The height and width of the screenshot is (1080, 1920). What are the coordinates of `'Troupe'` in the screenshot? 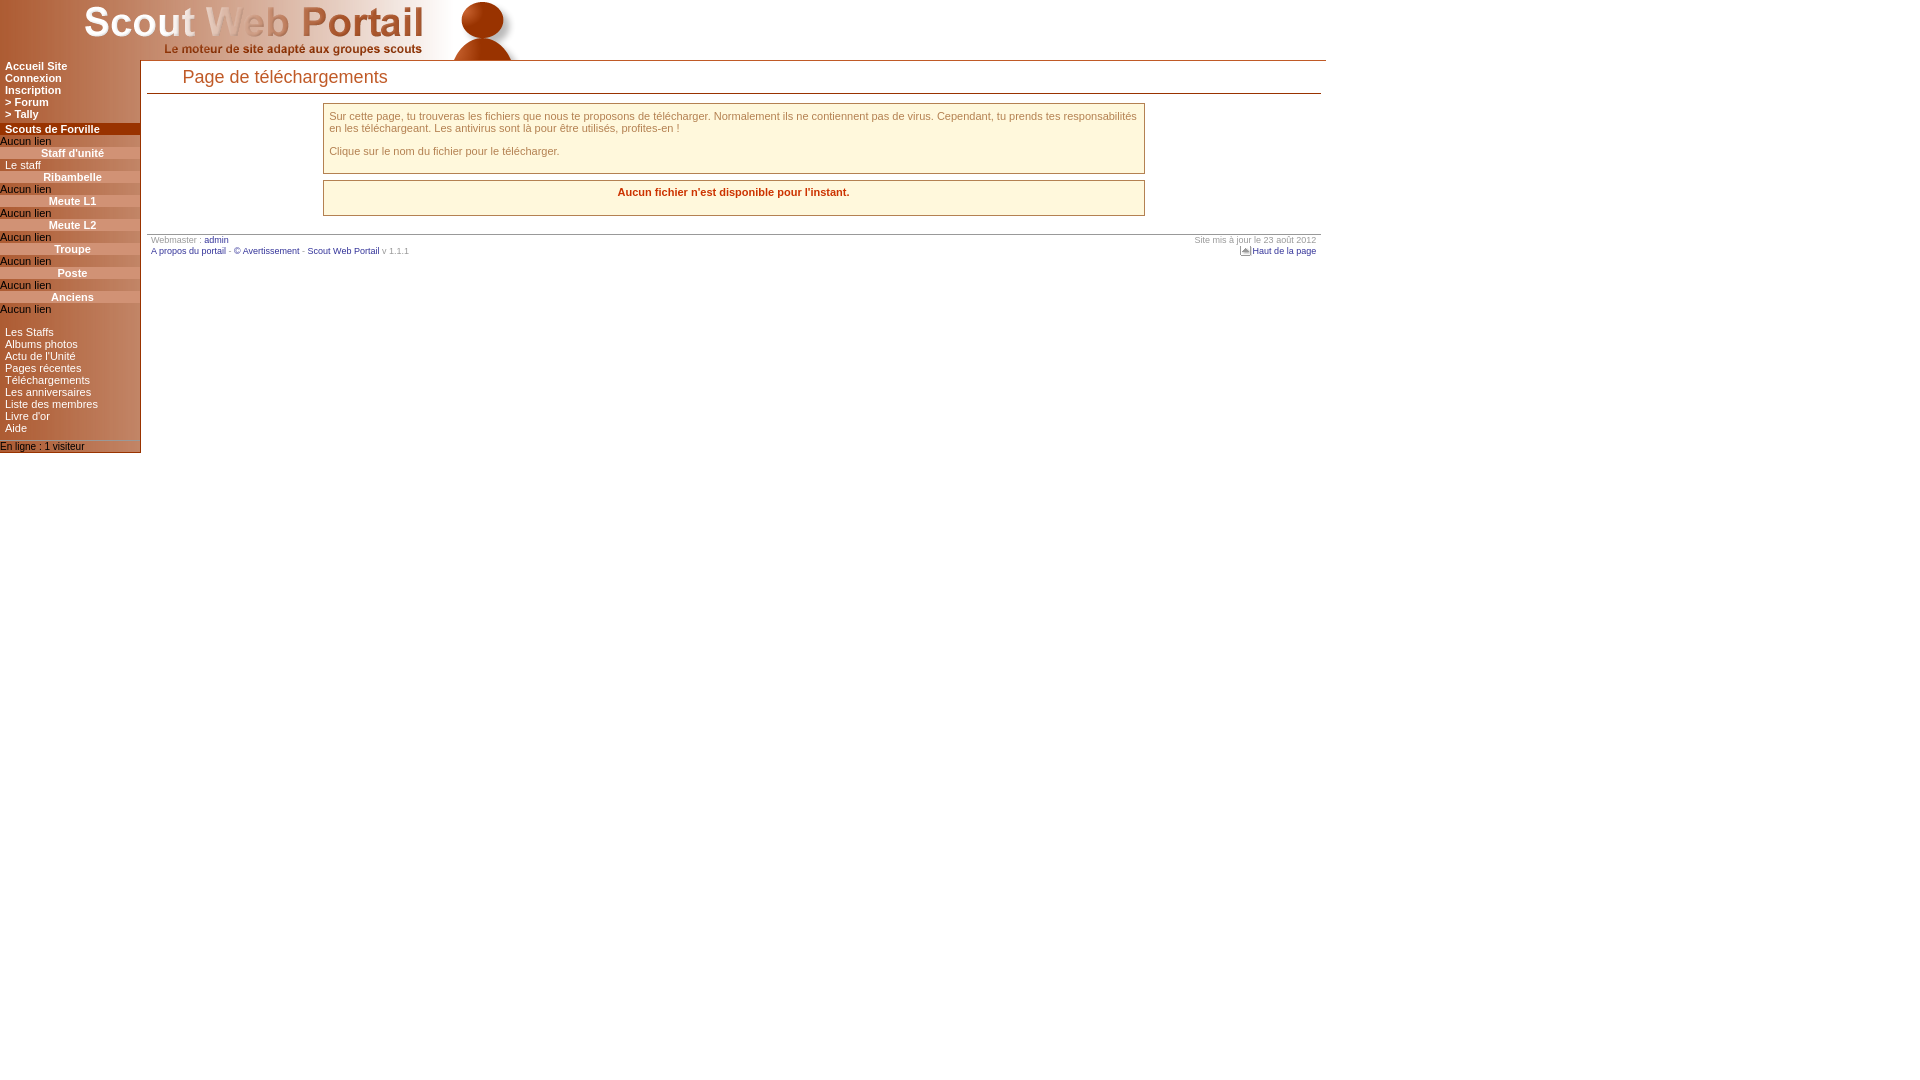 It's located at (70, 248).